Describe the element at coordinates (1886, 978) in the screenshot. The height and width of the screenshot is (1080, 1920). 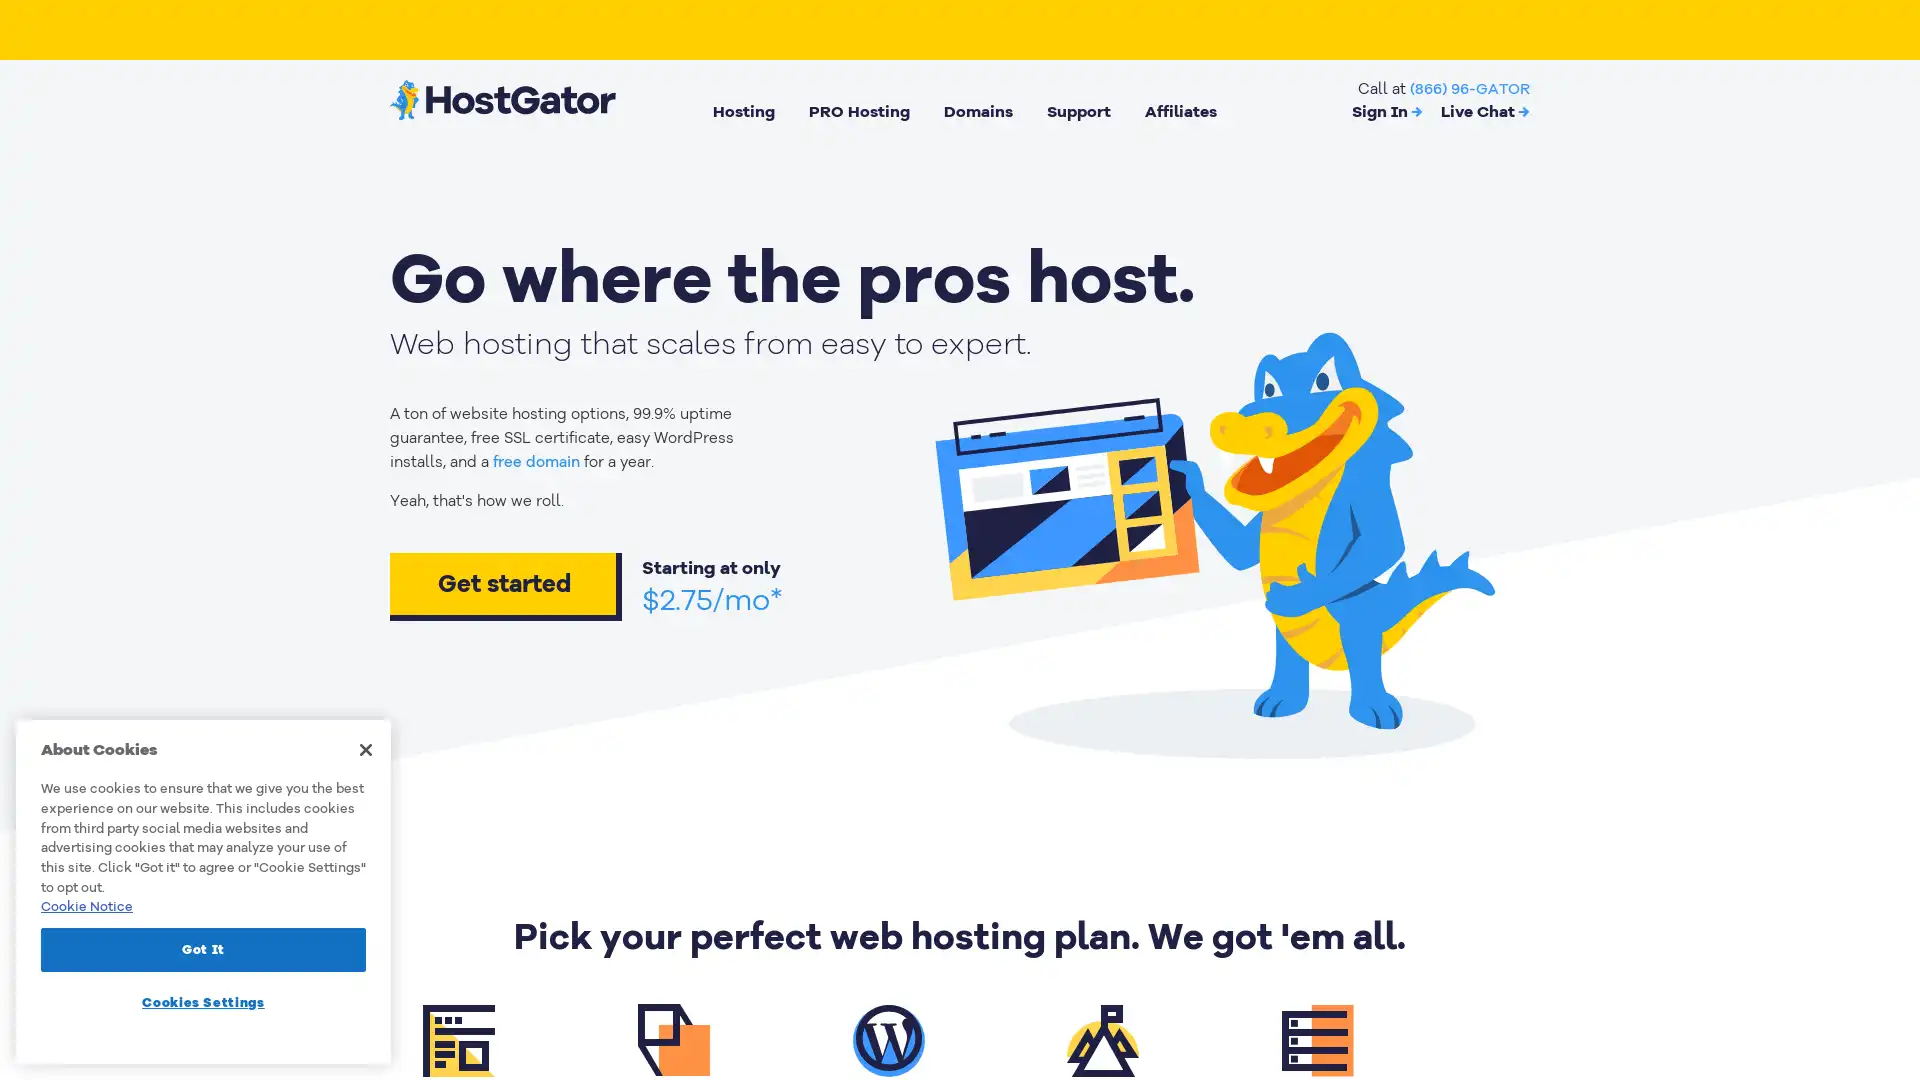
I see `Explore your accessibility options` at that location.